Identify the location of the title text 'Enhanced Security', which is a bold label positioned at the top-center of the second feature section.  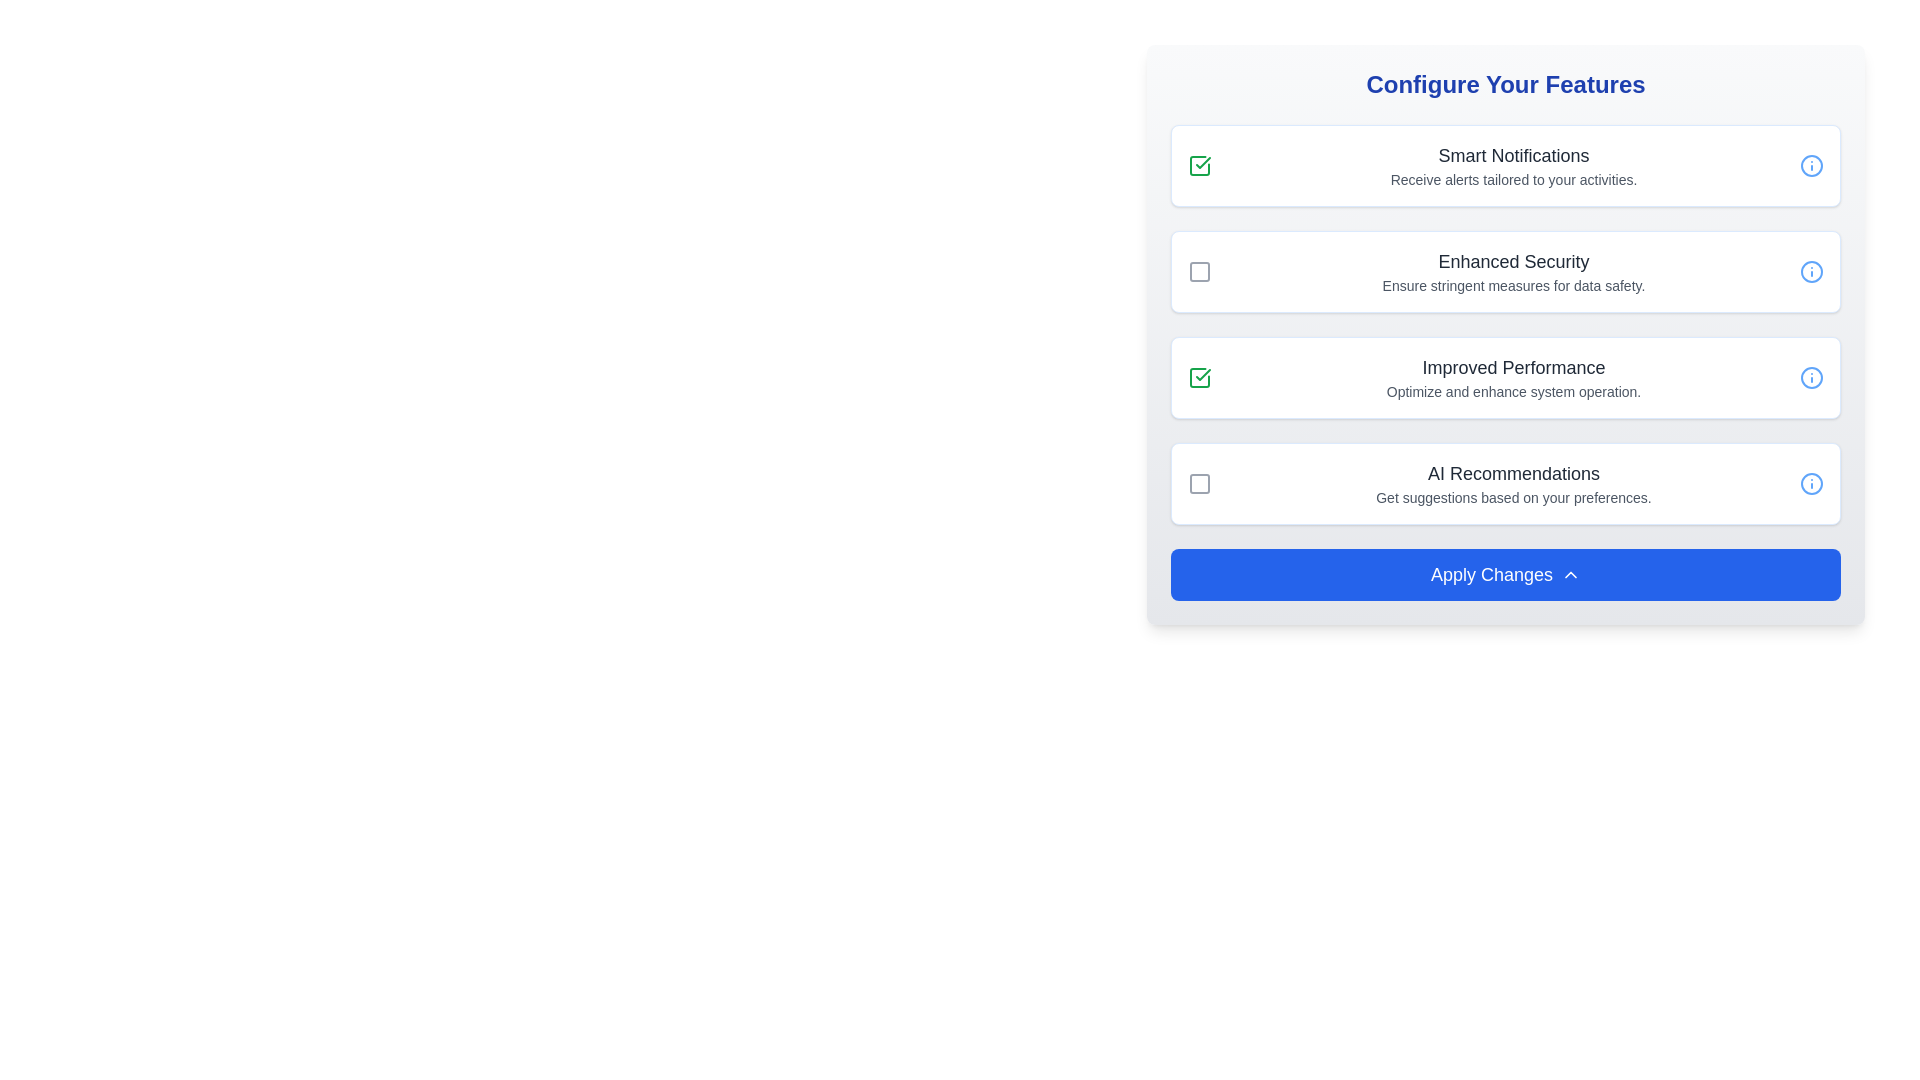
(1513, 261).